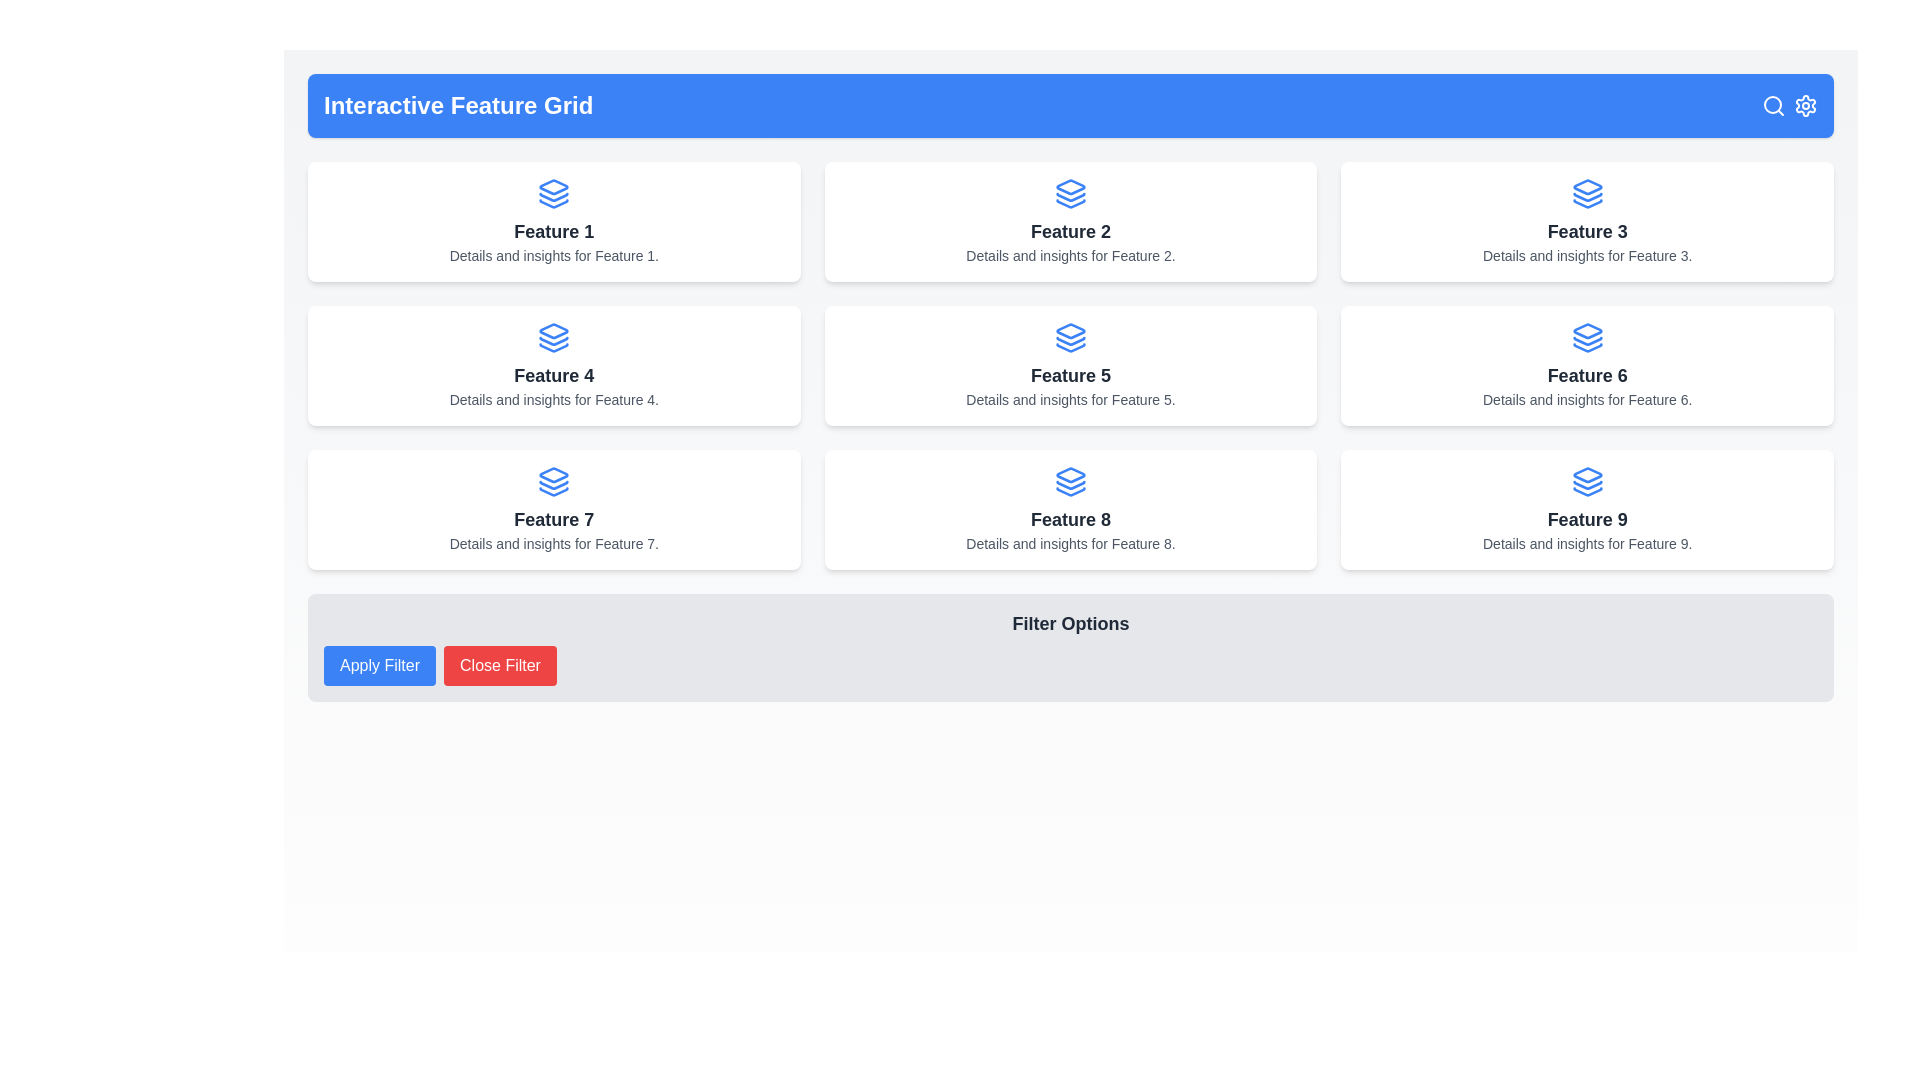  What do you see at coordinates (1069, 543) in the screenshot?
I see `the text label containing the phrase 'Details and insights for Feature 8.', which is located within the 'Feature 8' card, the sixth item in the grid layout` at bounding box center [1069, 543].